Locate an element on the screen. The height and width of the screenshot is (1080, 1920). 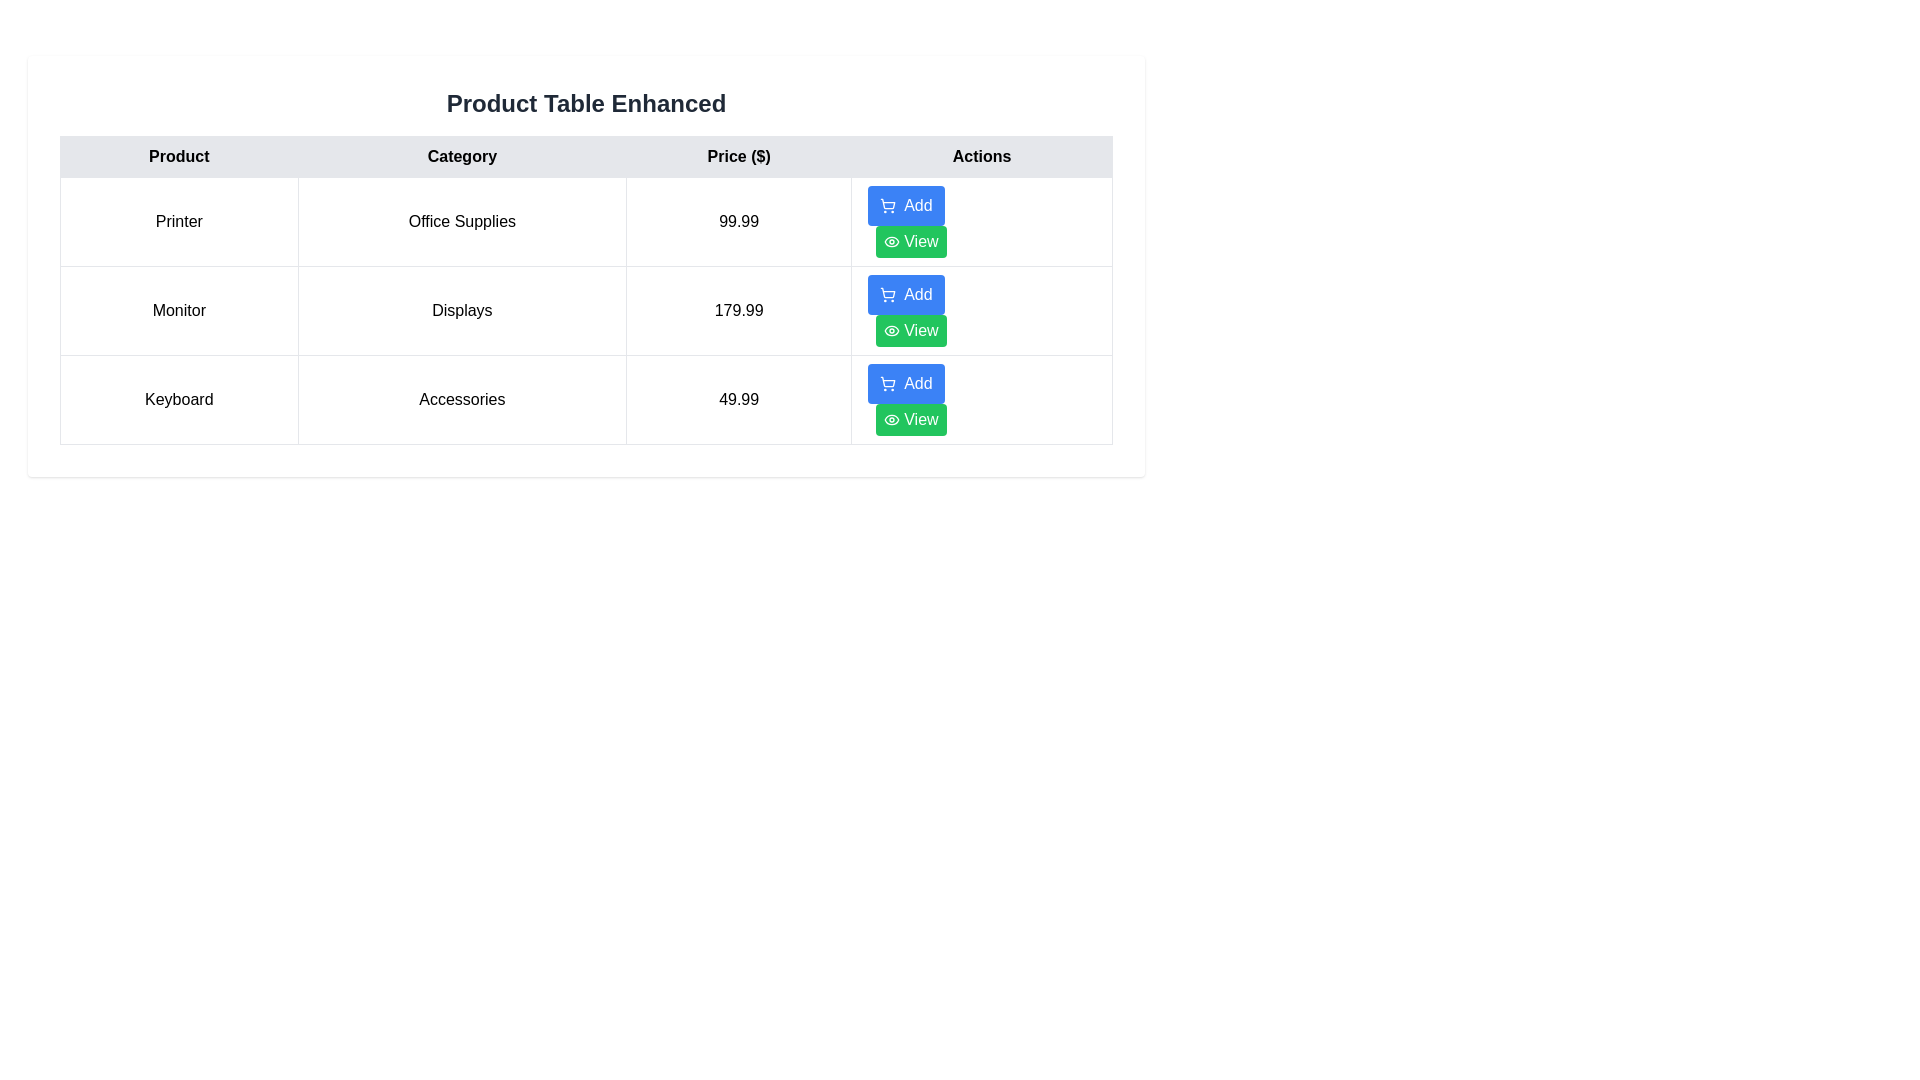
the first cell in the first row of the product description table, which displays the product name 'Printer' is located at coordinates (179, 222).